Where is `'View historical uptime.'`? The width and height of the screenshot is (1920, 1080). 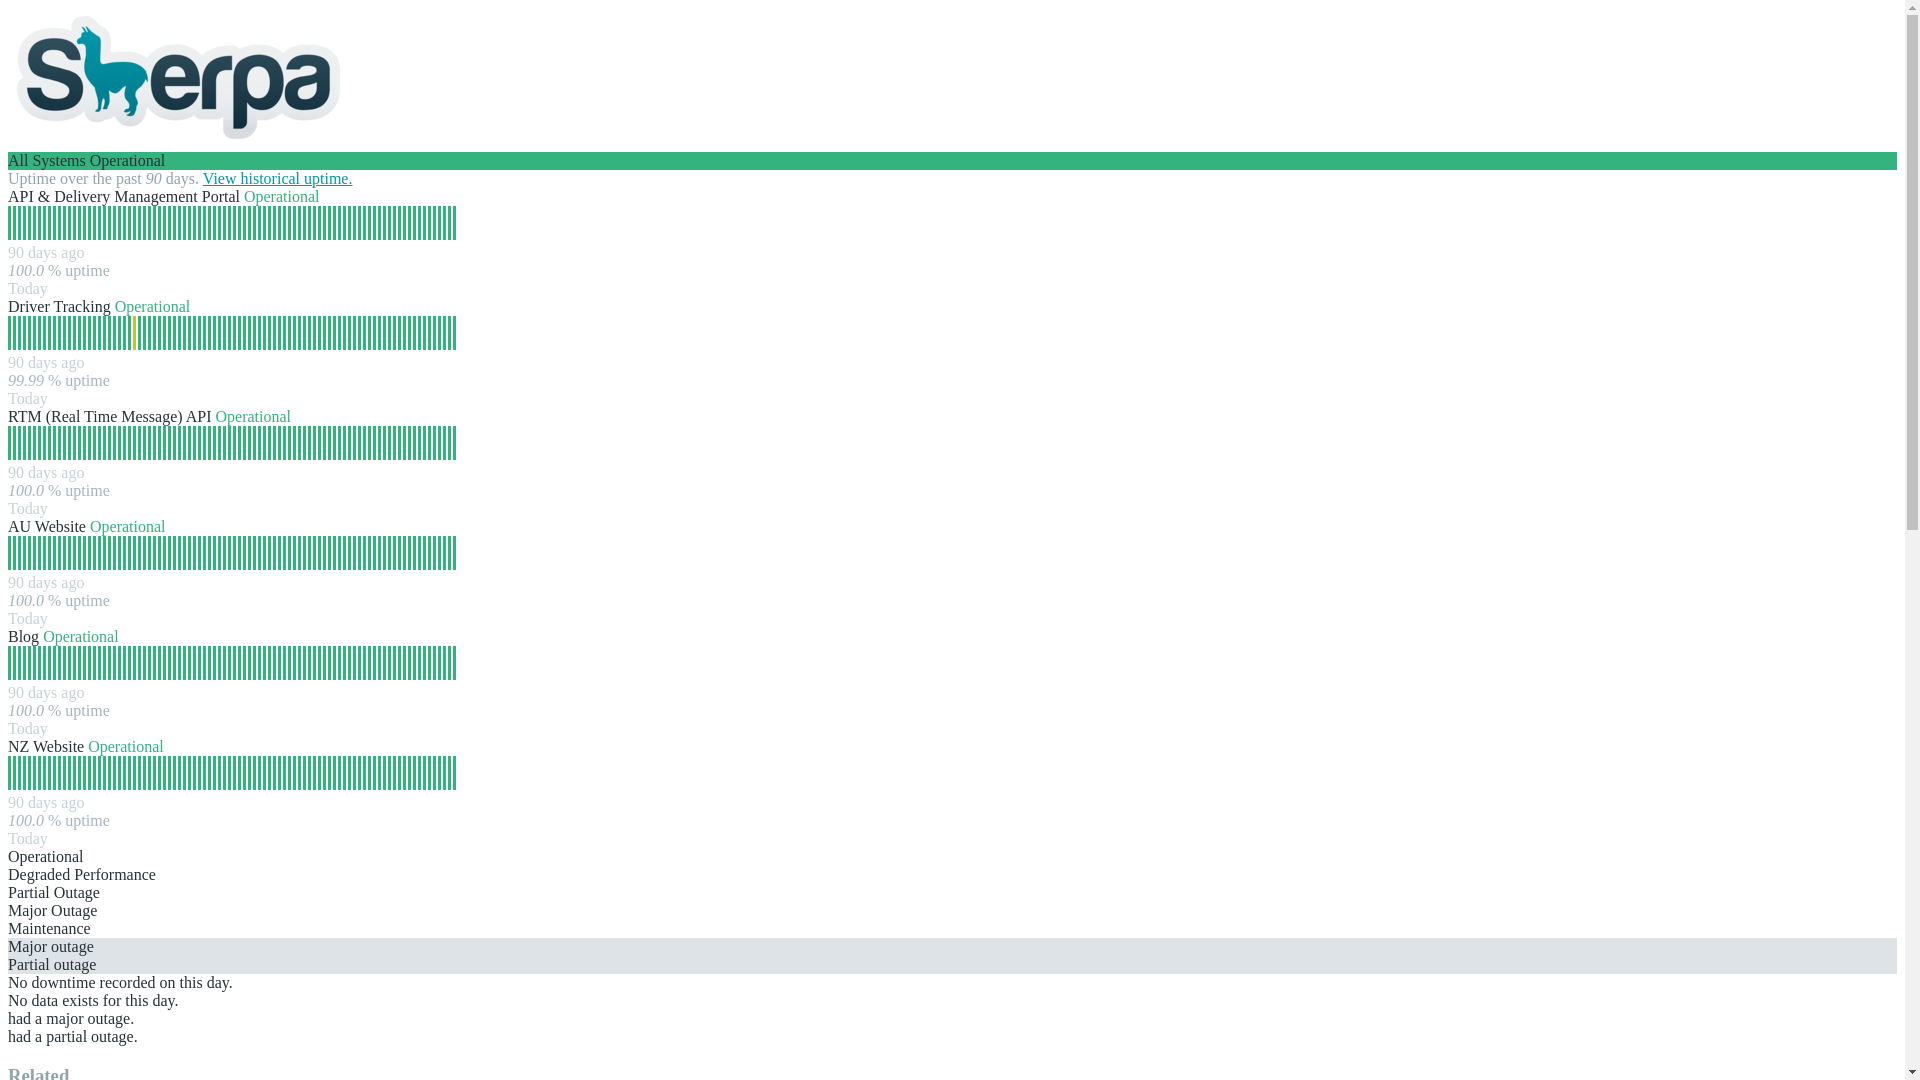
'View historical uptime.' is located at coordinates (277, 177).